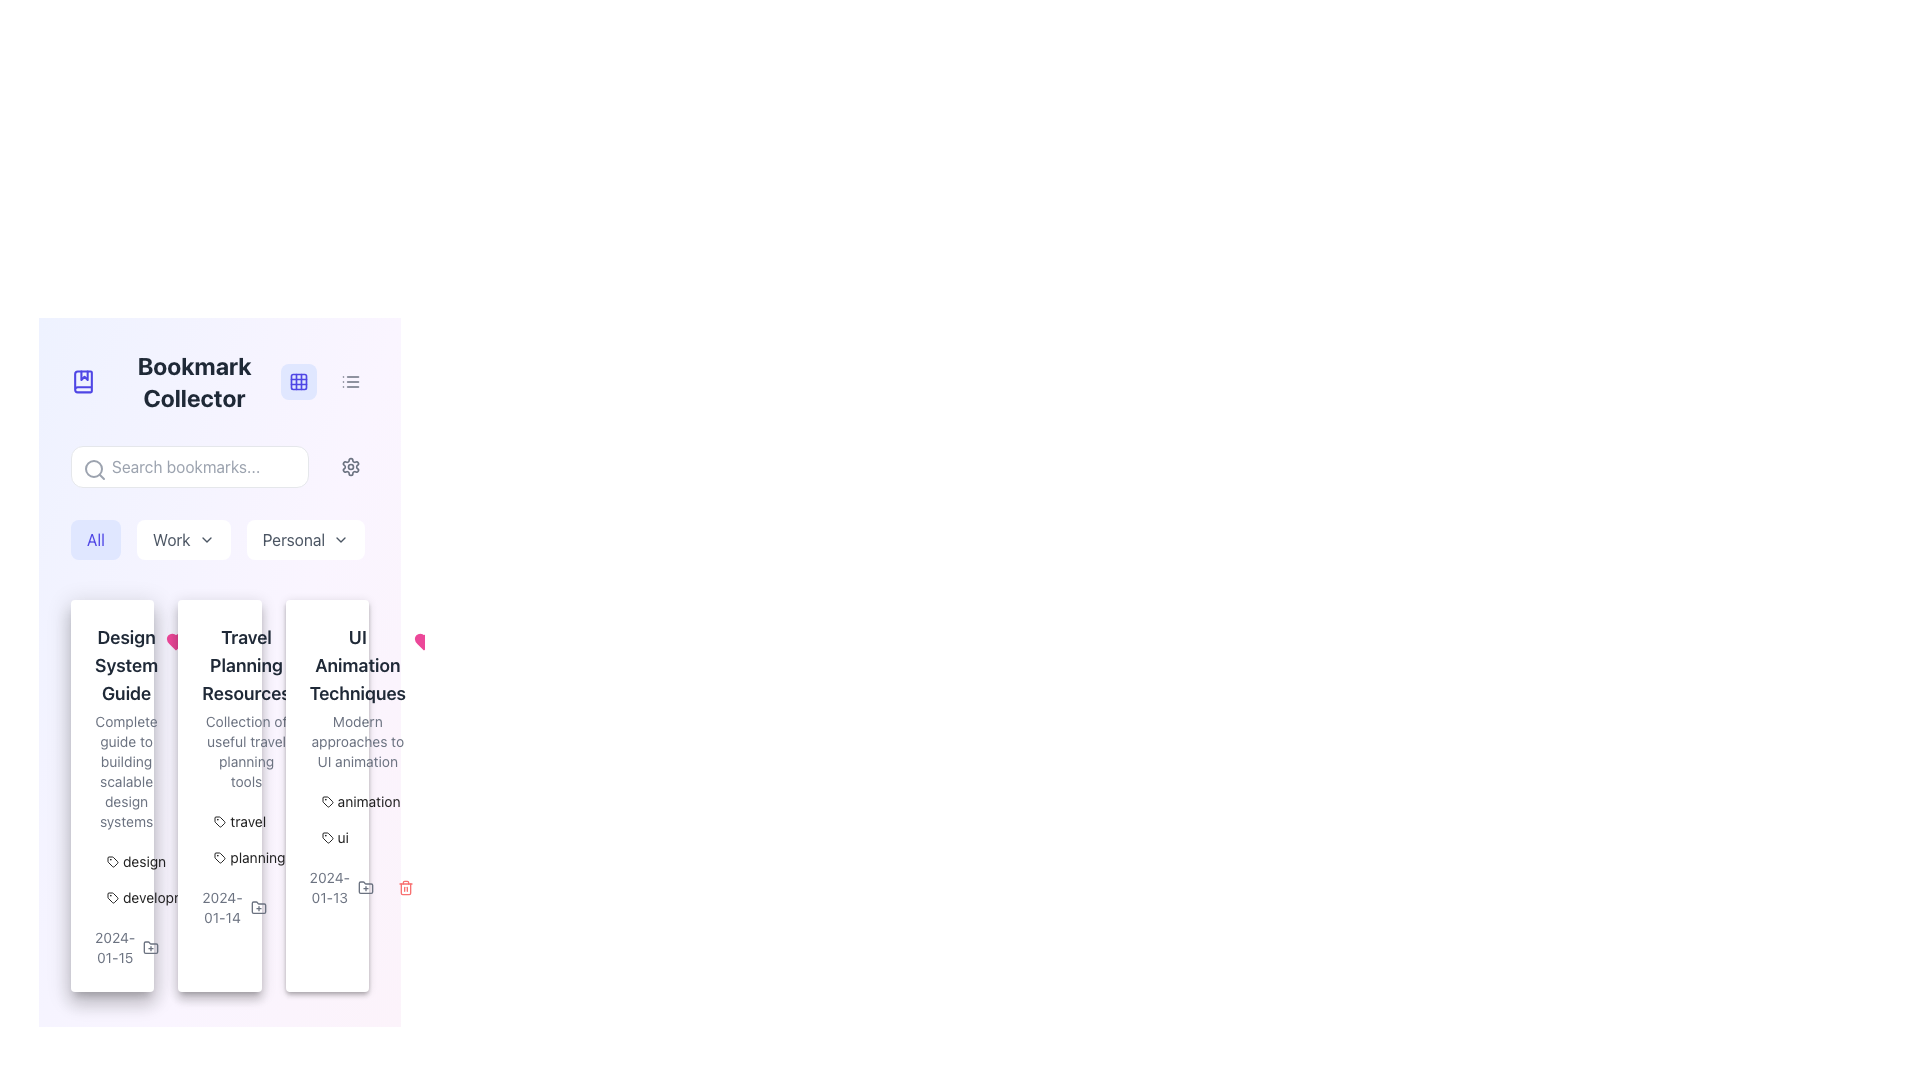 This screenshot has width=1920, height=1080. What do you see at coordinates (248, 856) in the screenshot?
I see `the 'planning' tag label with a soft purple background located in the 'Travel Planning Resources' card` at bounding box center [248, 856].